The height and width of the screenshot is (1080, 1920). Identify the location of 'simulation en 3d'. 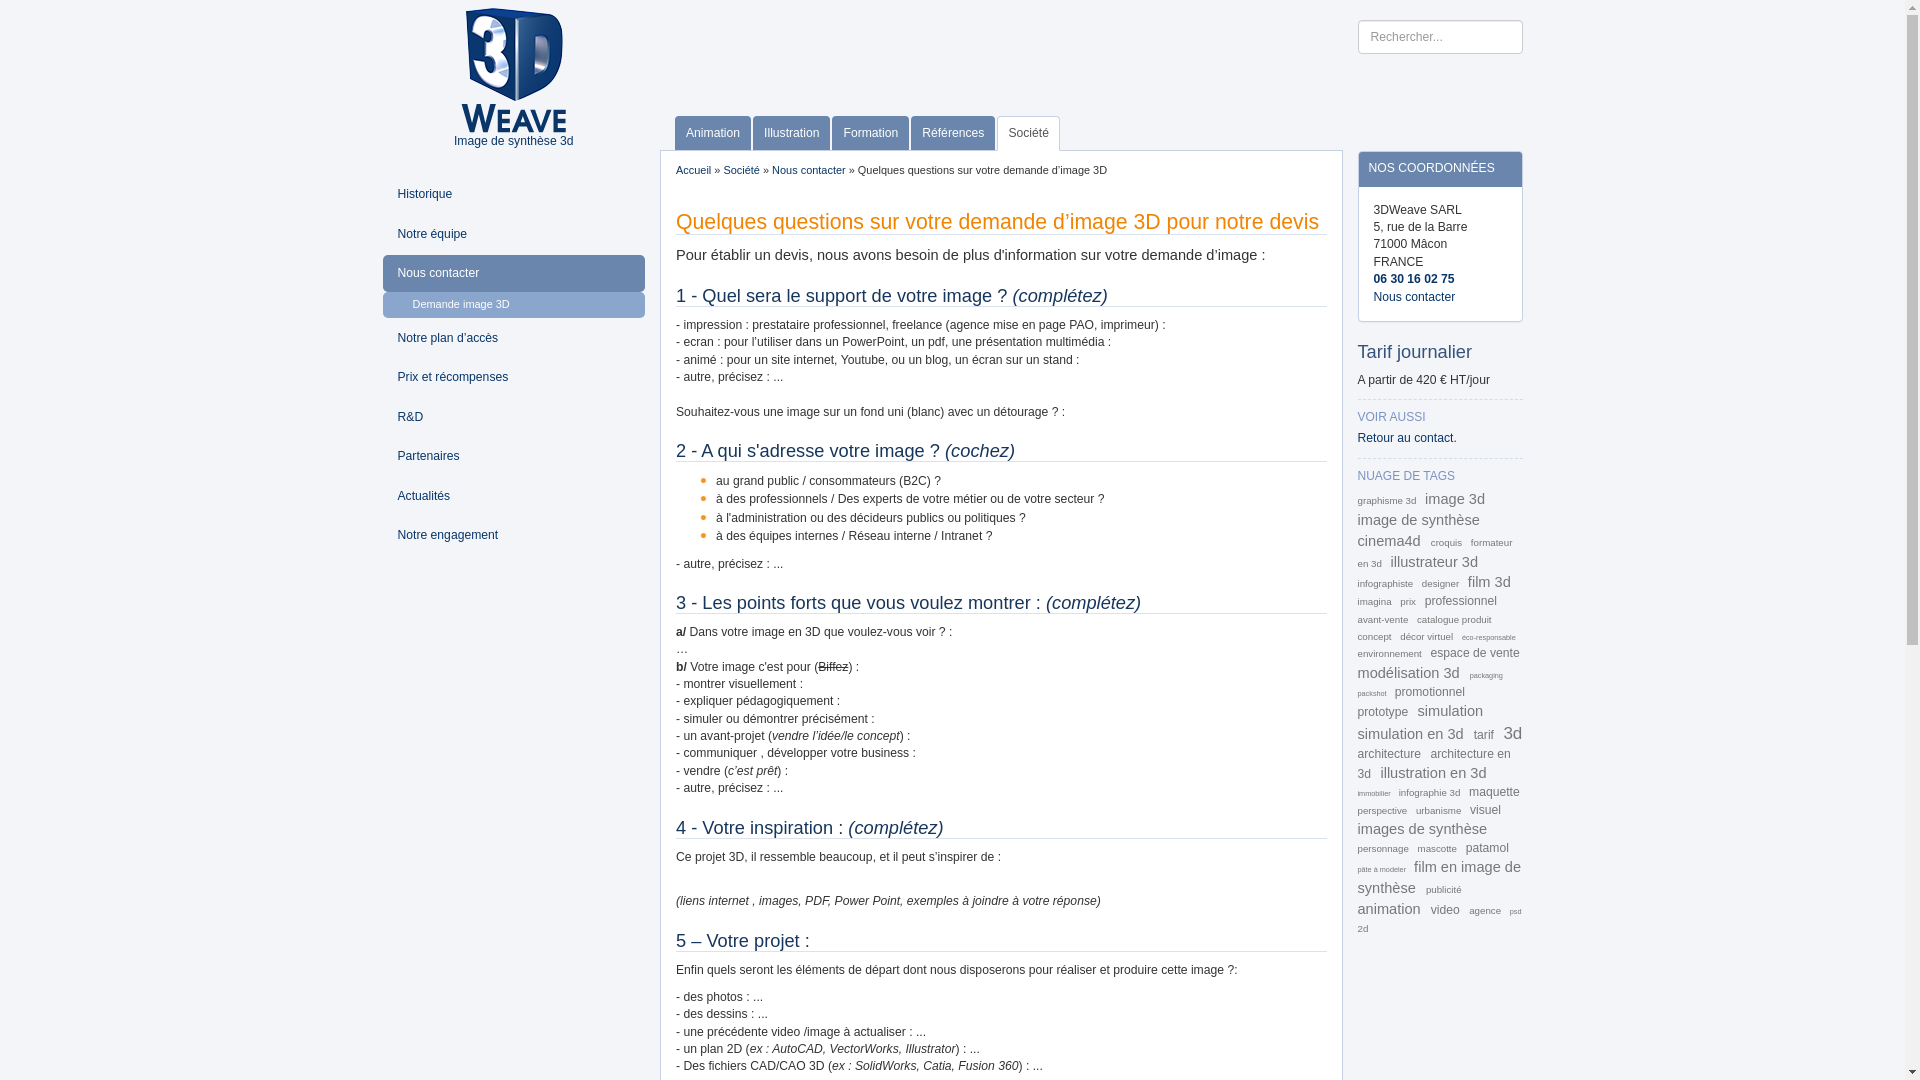
(1358, 733).